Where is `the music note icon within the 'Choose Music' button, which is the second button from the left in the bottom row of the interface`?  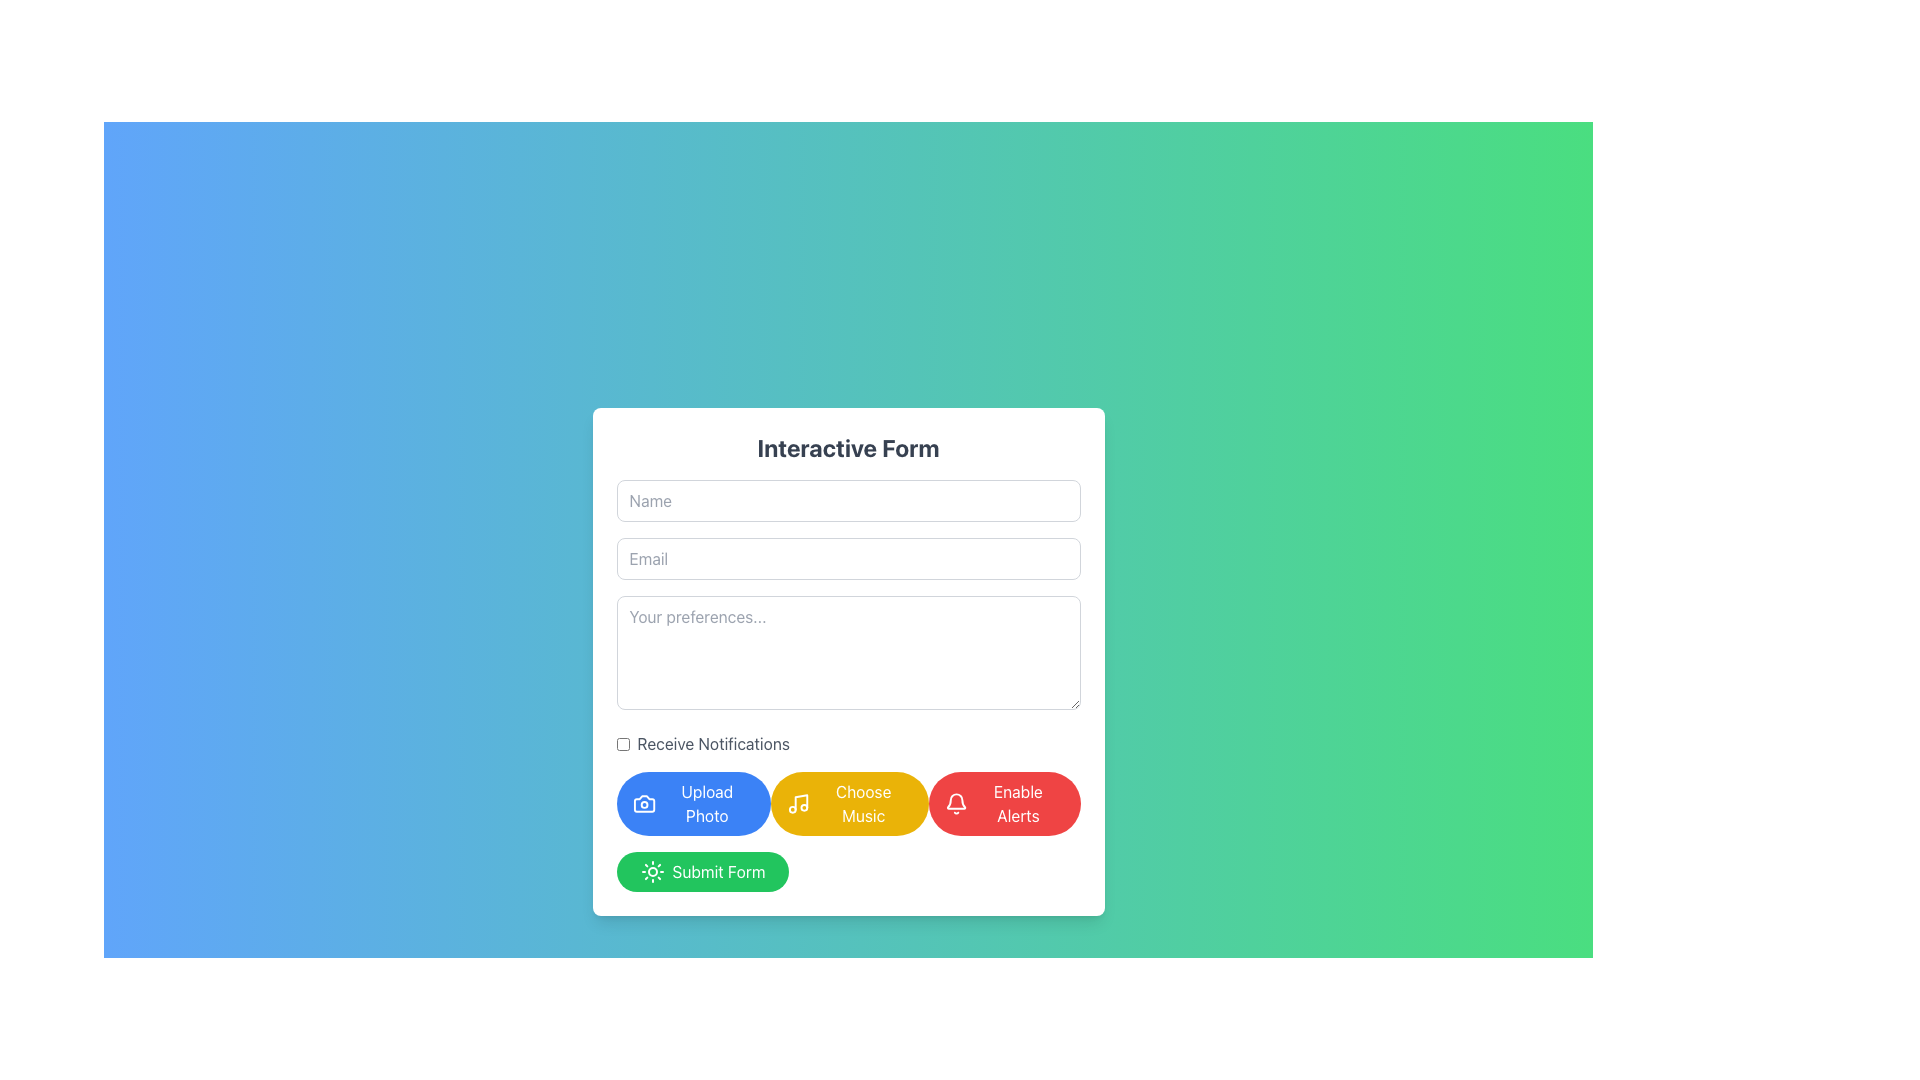
the music note icon within the 'Choose Music' button, which is the second button from the left in the bottom row of the interface is located at coordinates (797, 802).